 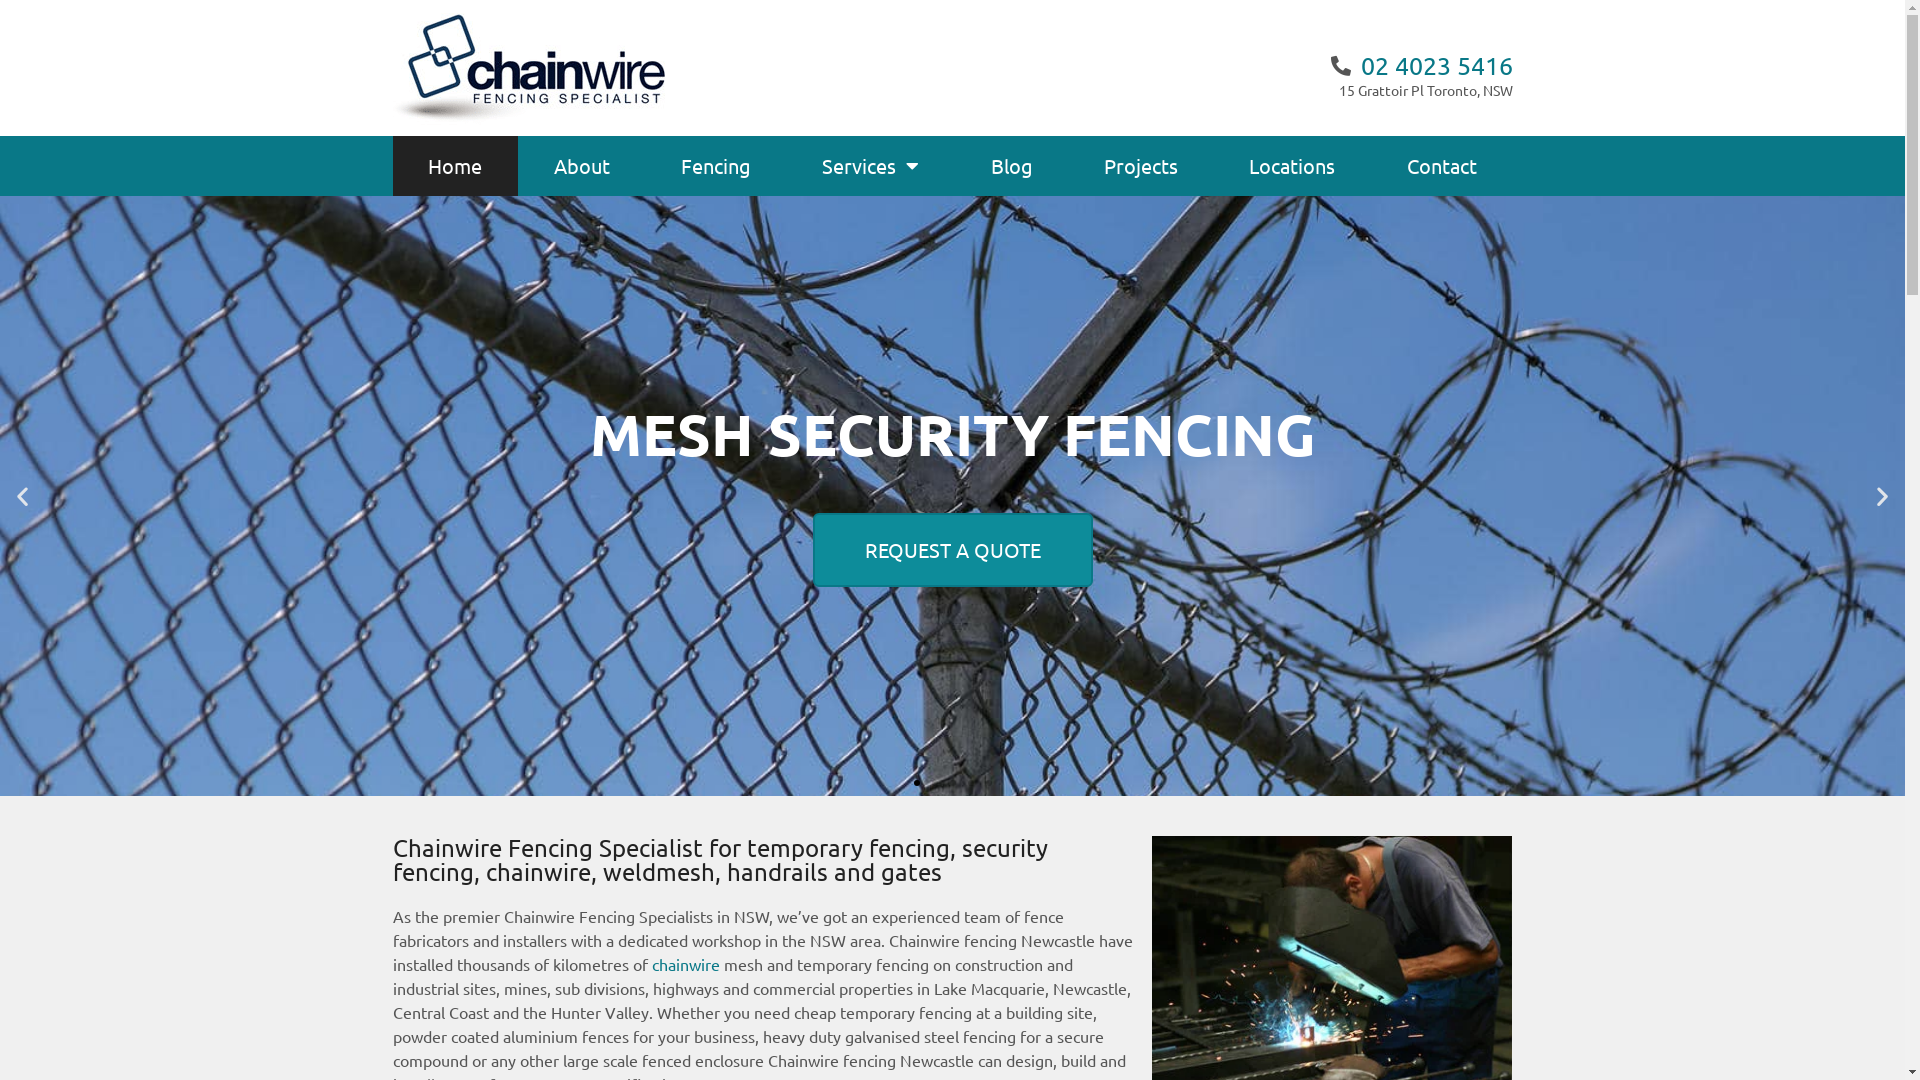 I want to click on 'Blog', so click(x=954, y=164).